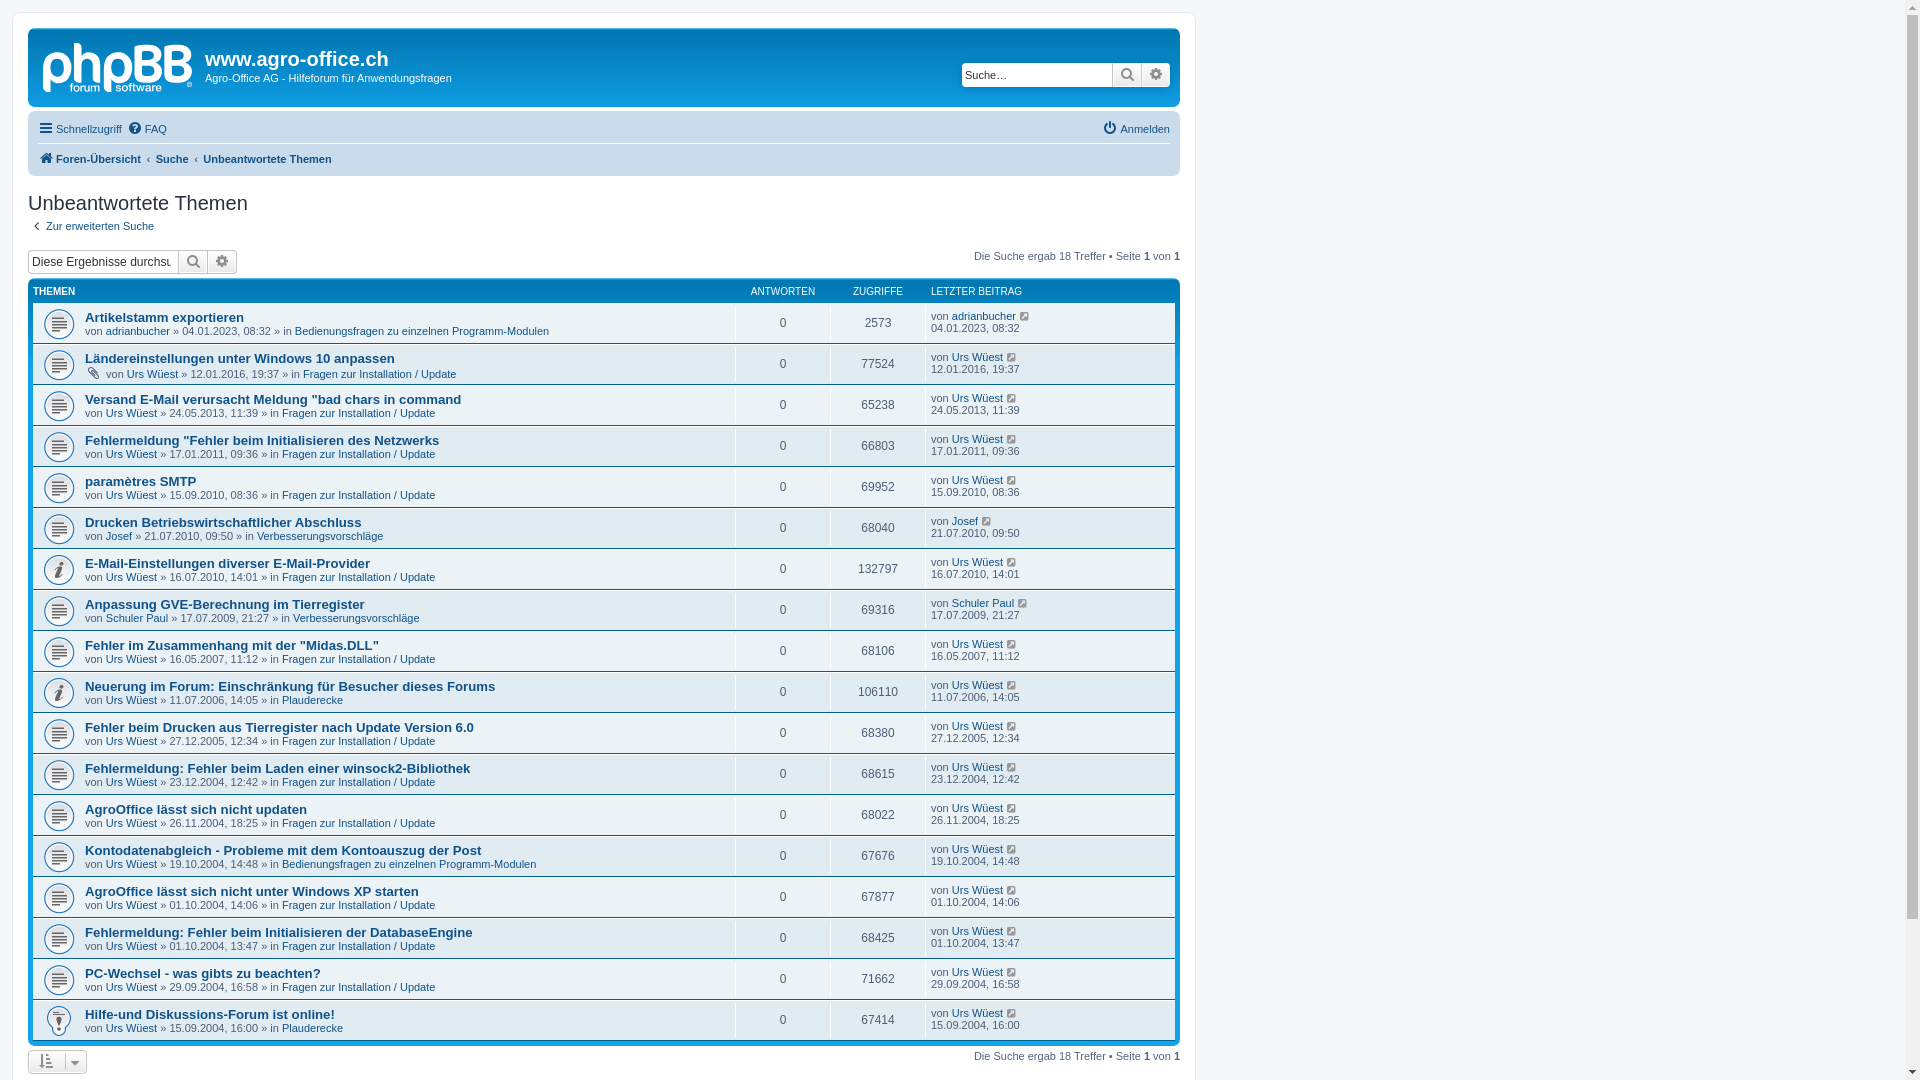  What do you see at coordinates (358, 577) in the screenshot?
I see `'Fragen zur Installation / Update'` at bounding box center [358, 577].